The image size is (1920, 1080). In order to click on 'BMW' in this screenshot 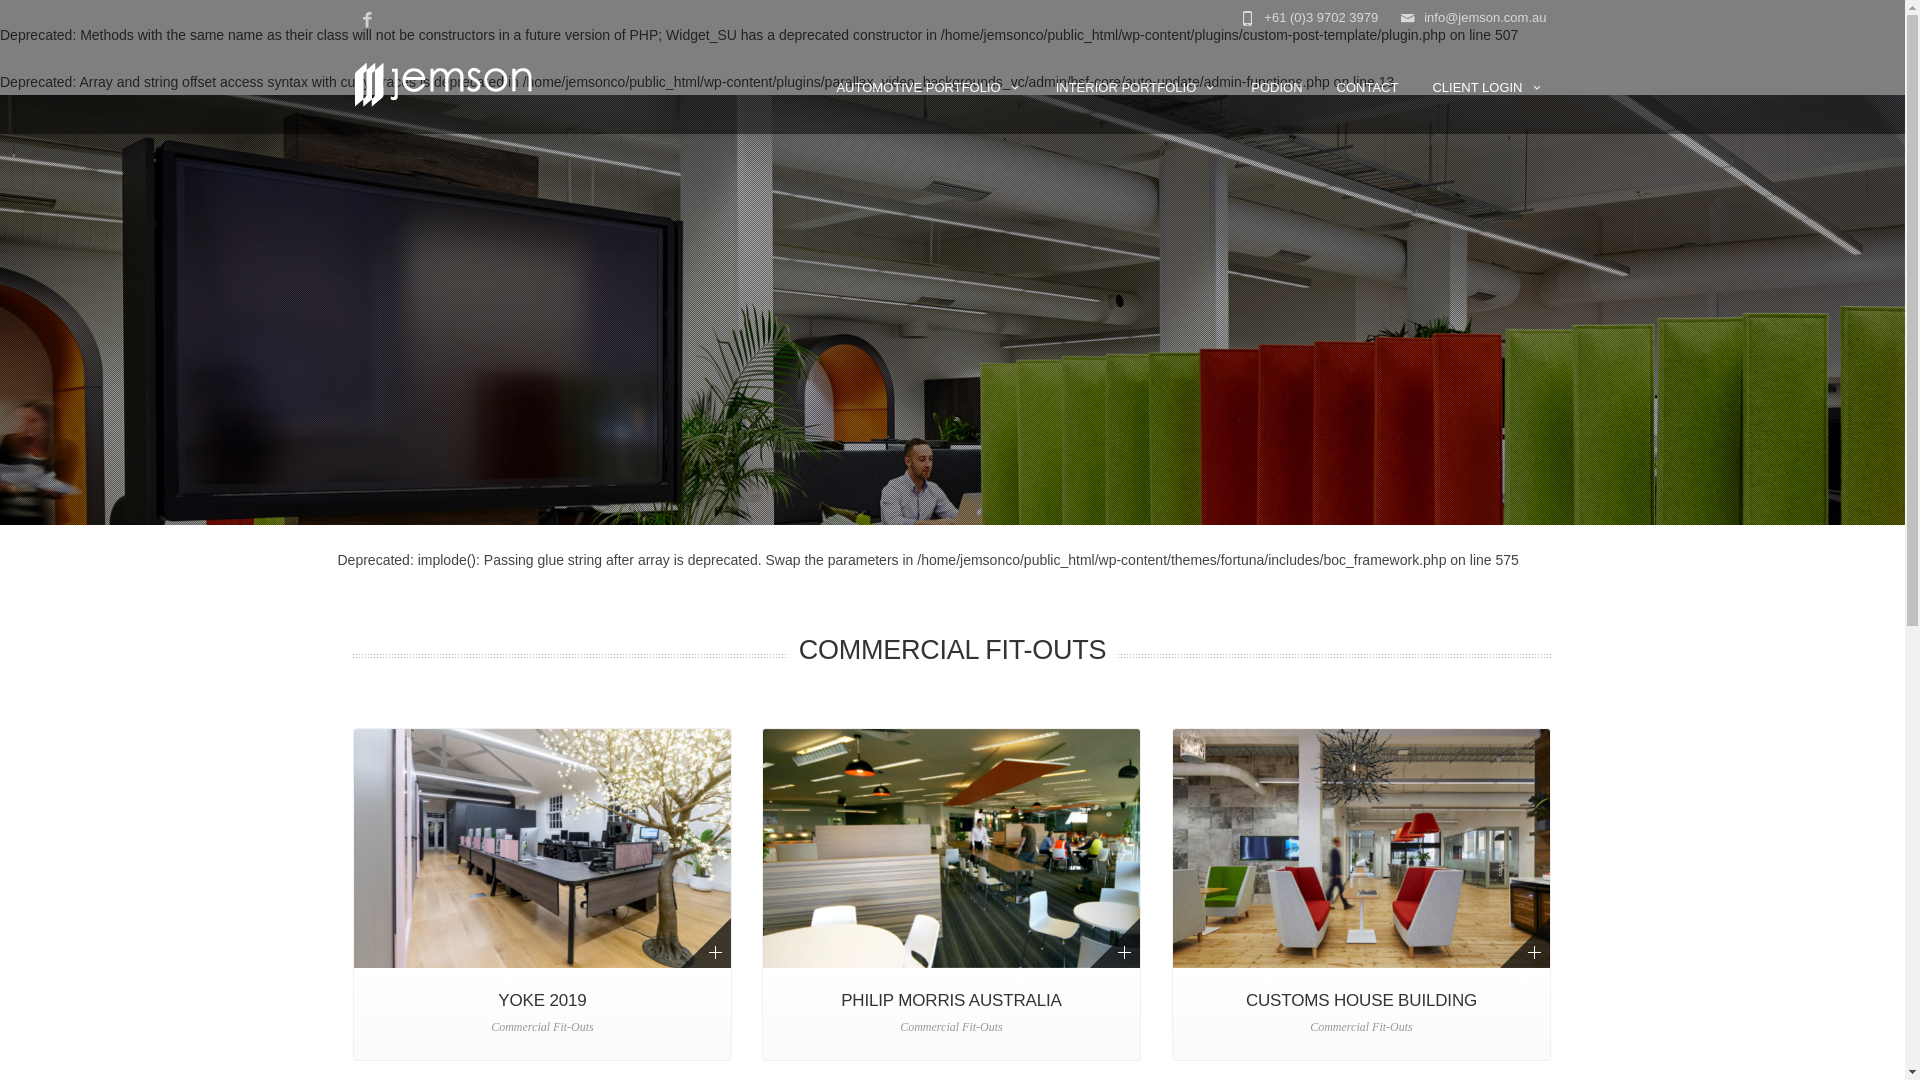, I will do `click(820, 889)`.